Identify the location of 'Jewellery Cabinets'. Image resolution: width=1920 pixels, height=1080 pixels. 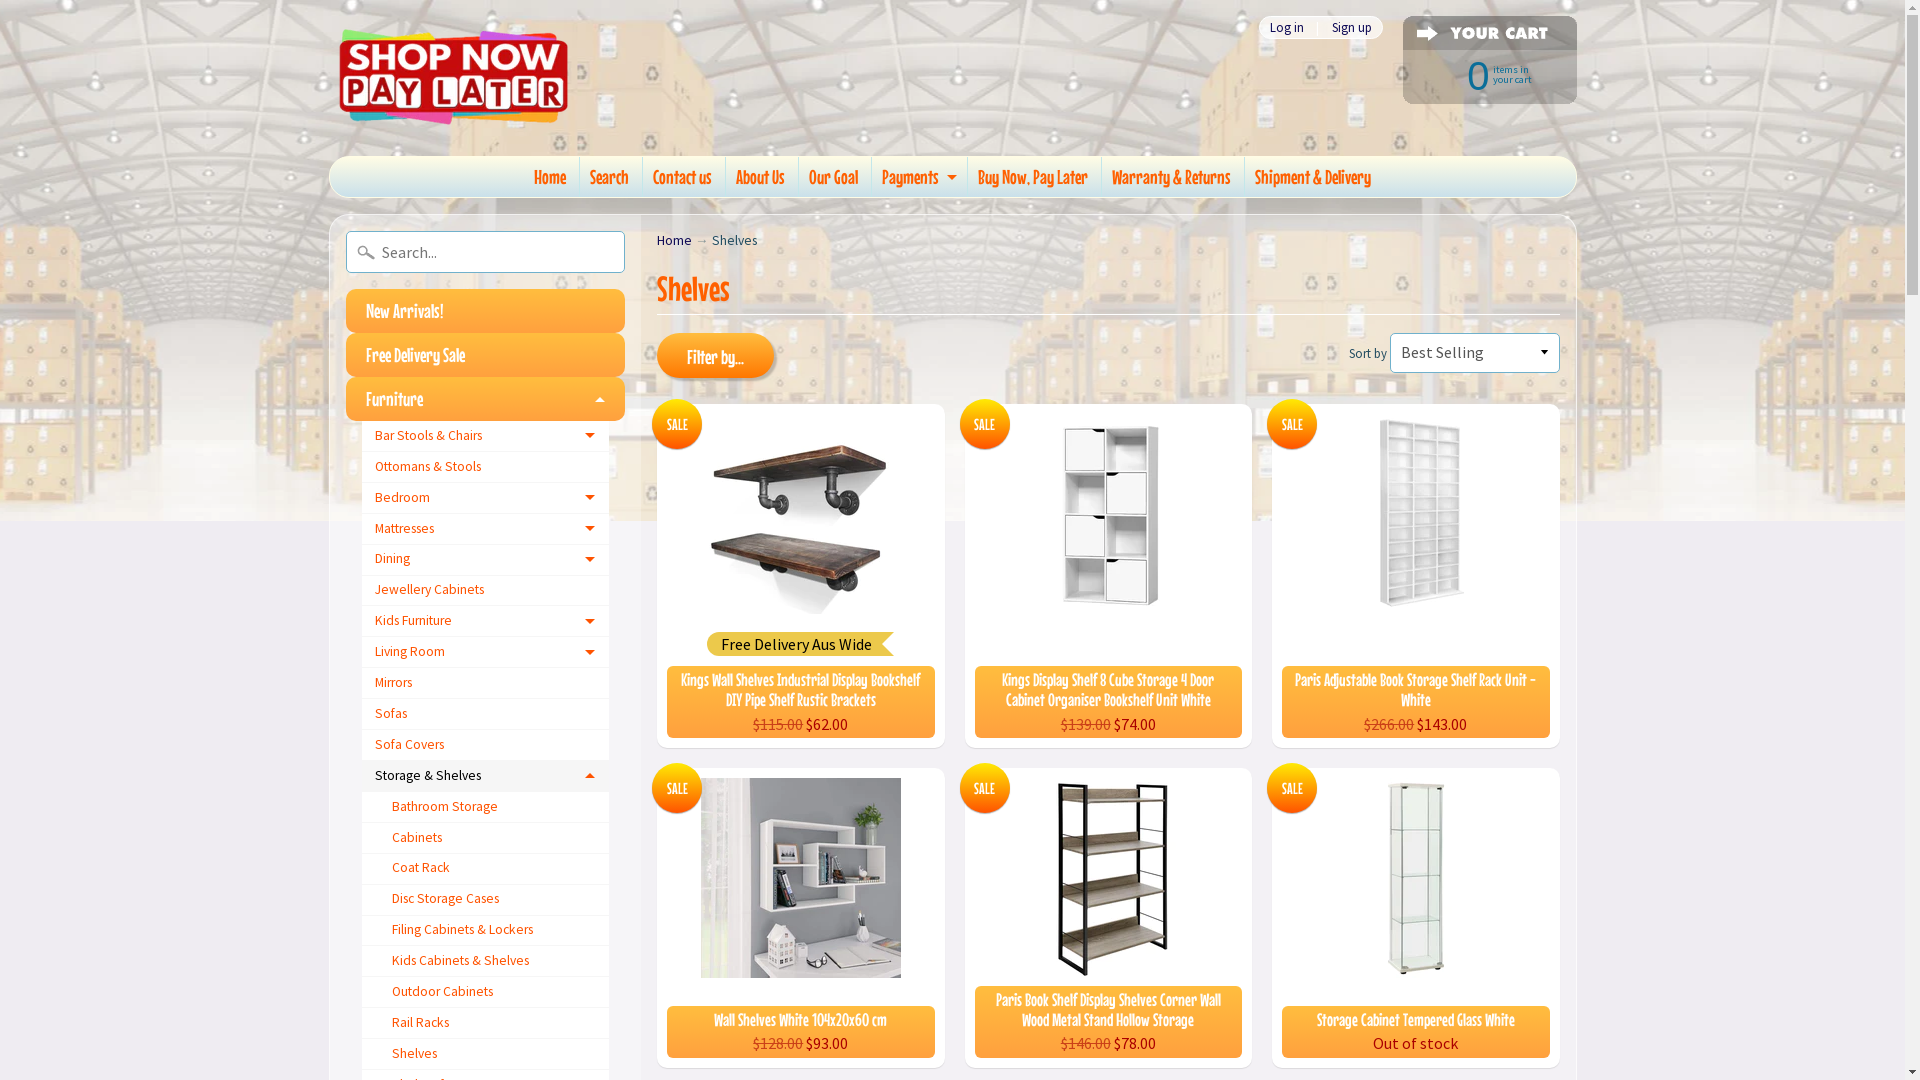
(485, 590).